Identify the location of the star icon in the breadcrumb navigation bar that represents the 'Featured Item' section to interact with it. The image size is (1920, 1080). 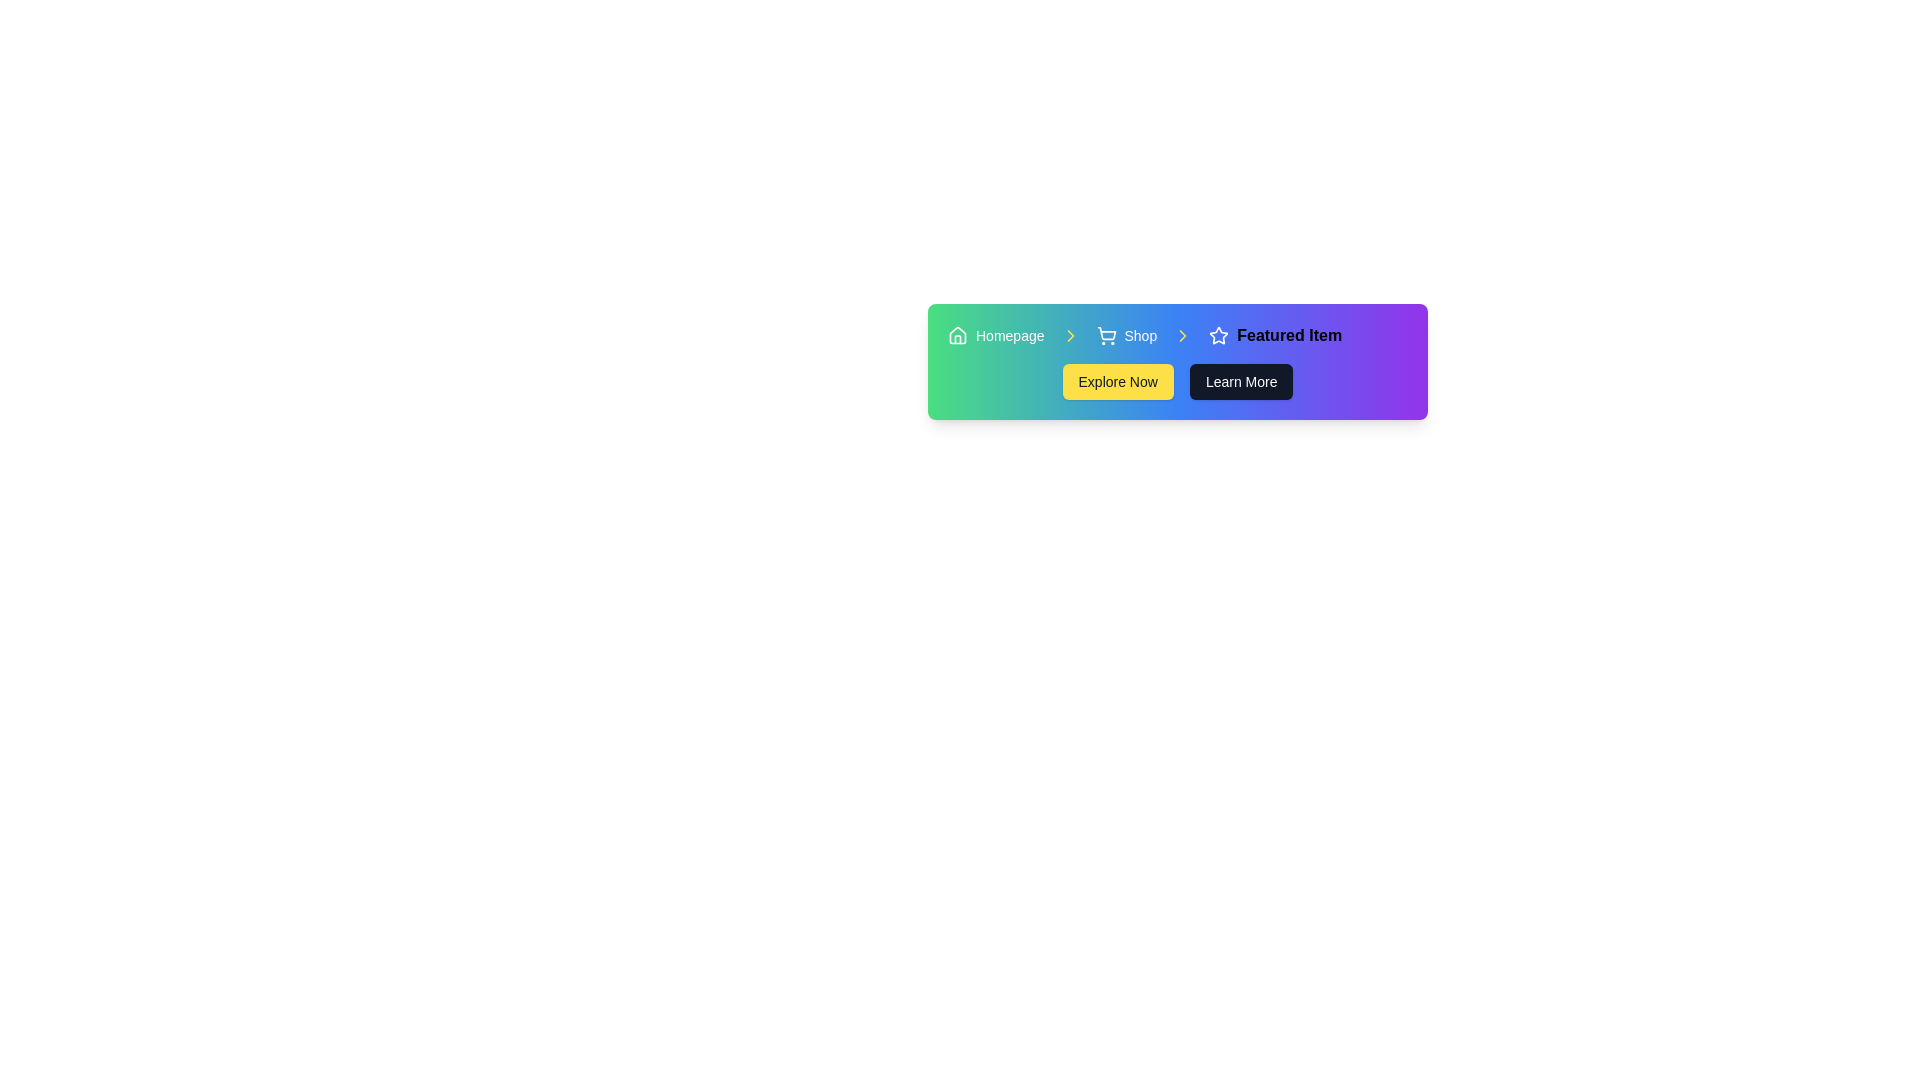
(1218, 334).